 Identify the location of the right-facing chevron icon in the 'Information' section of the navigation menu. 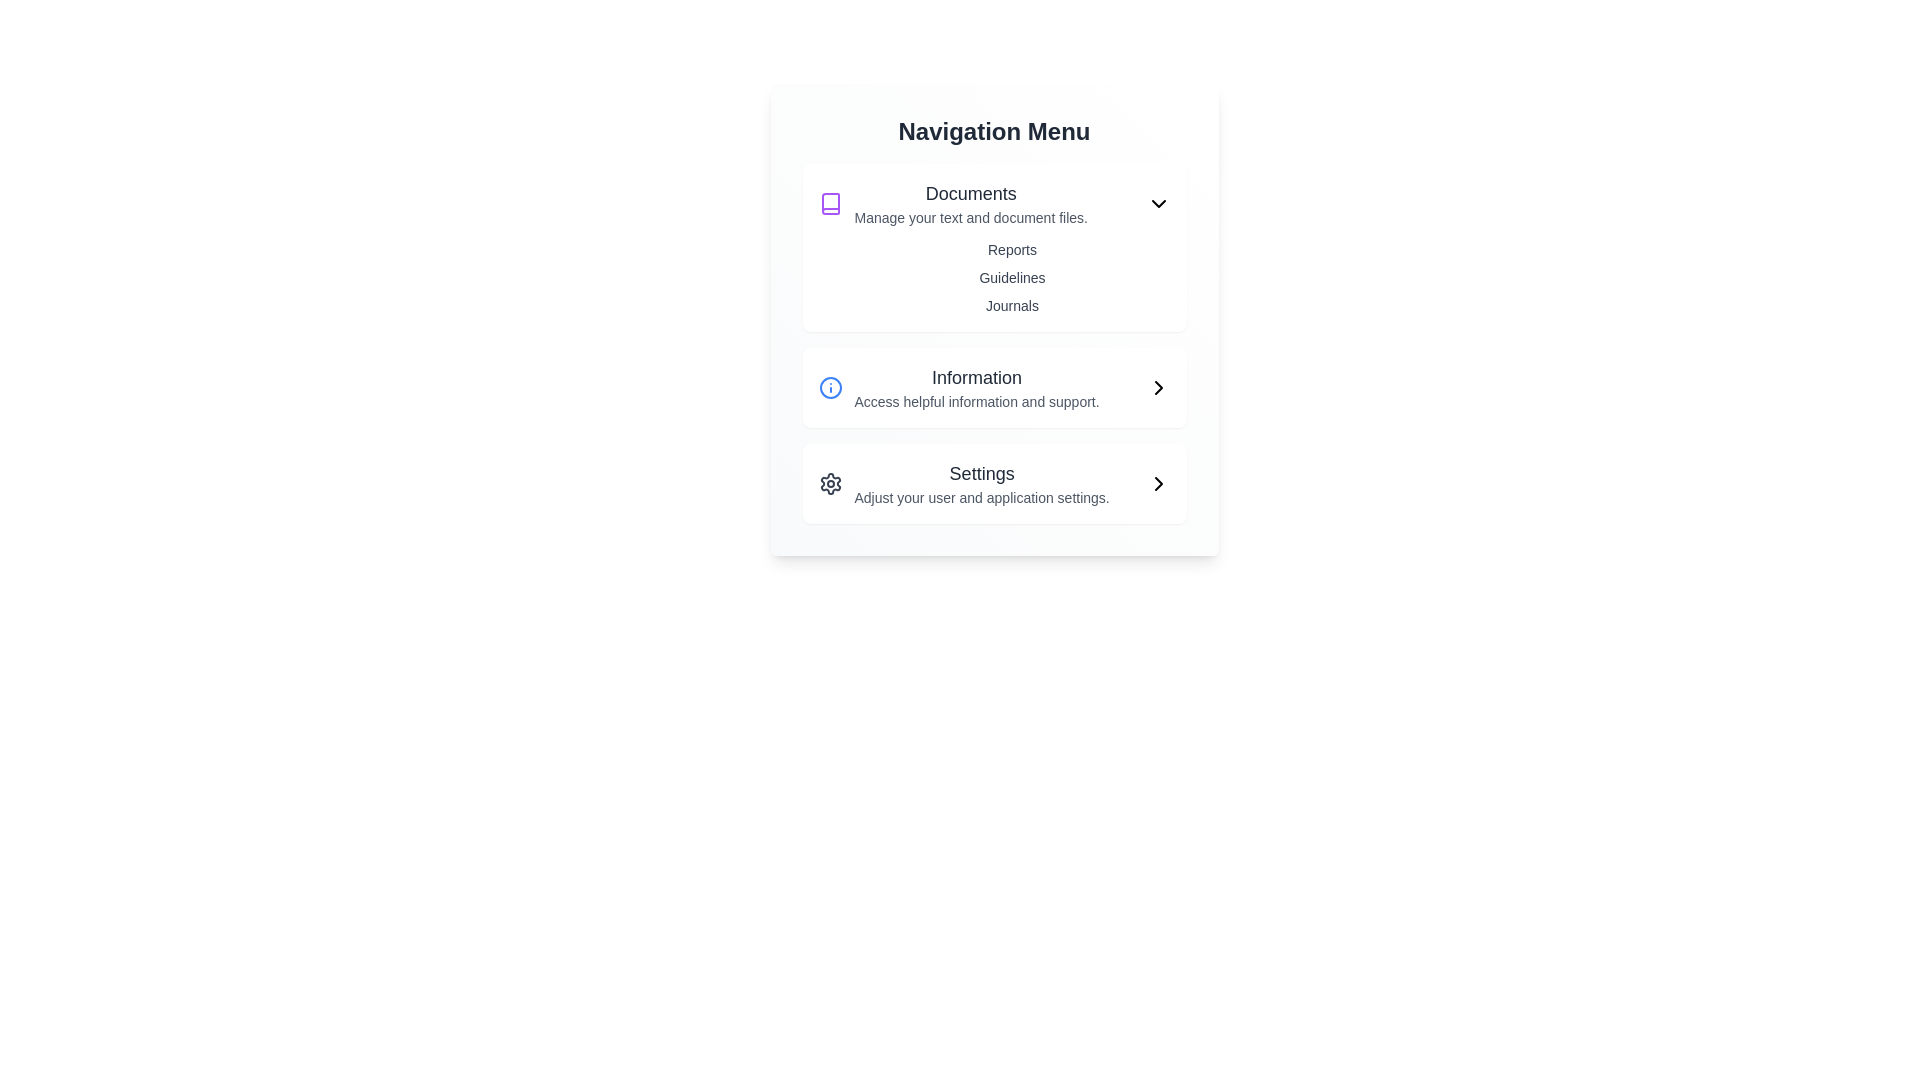
(1158, 388).